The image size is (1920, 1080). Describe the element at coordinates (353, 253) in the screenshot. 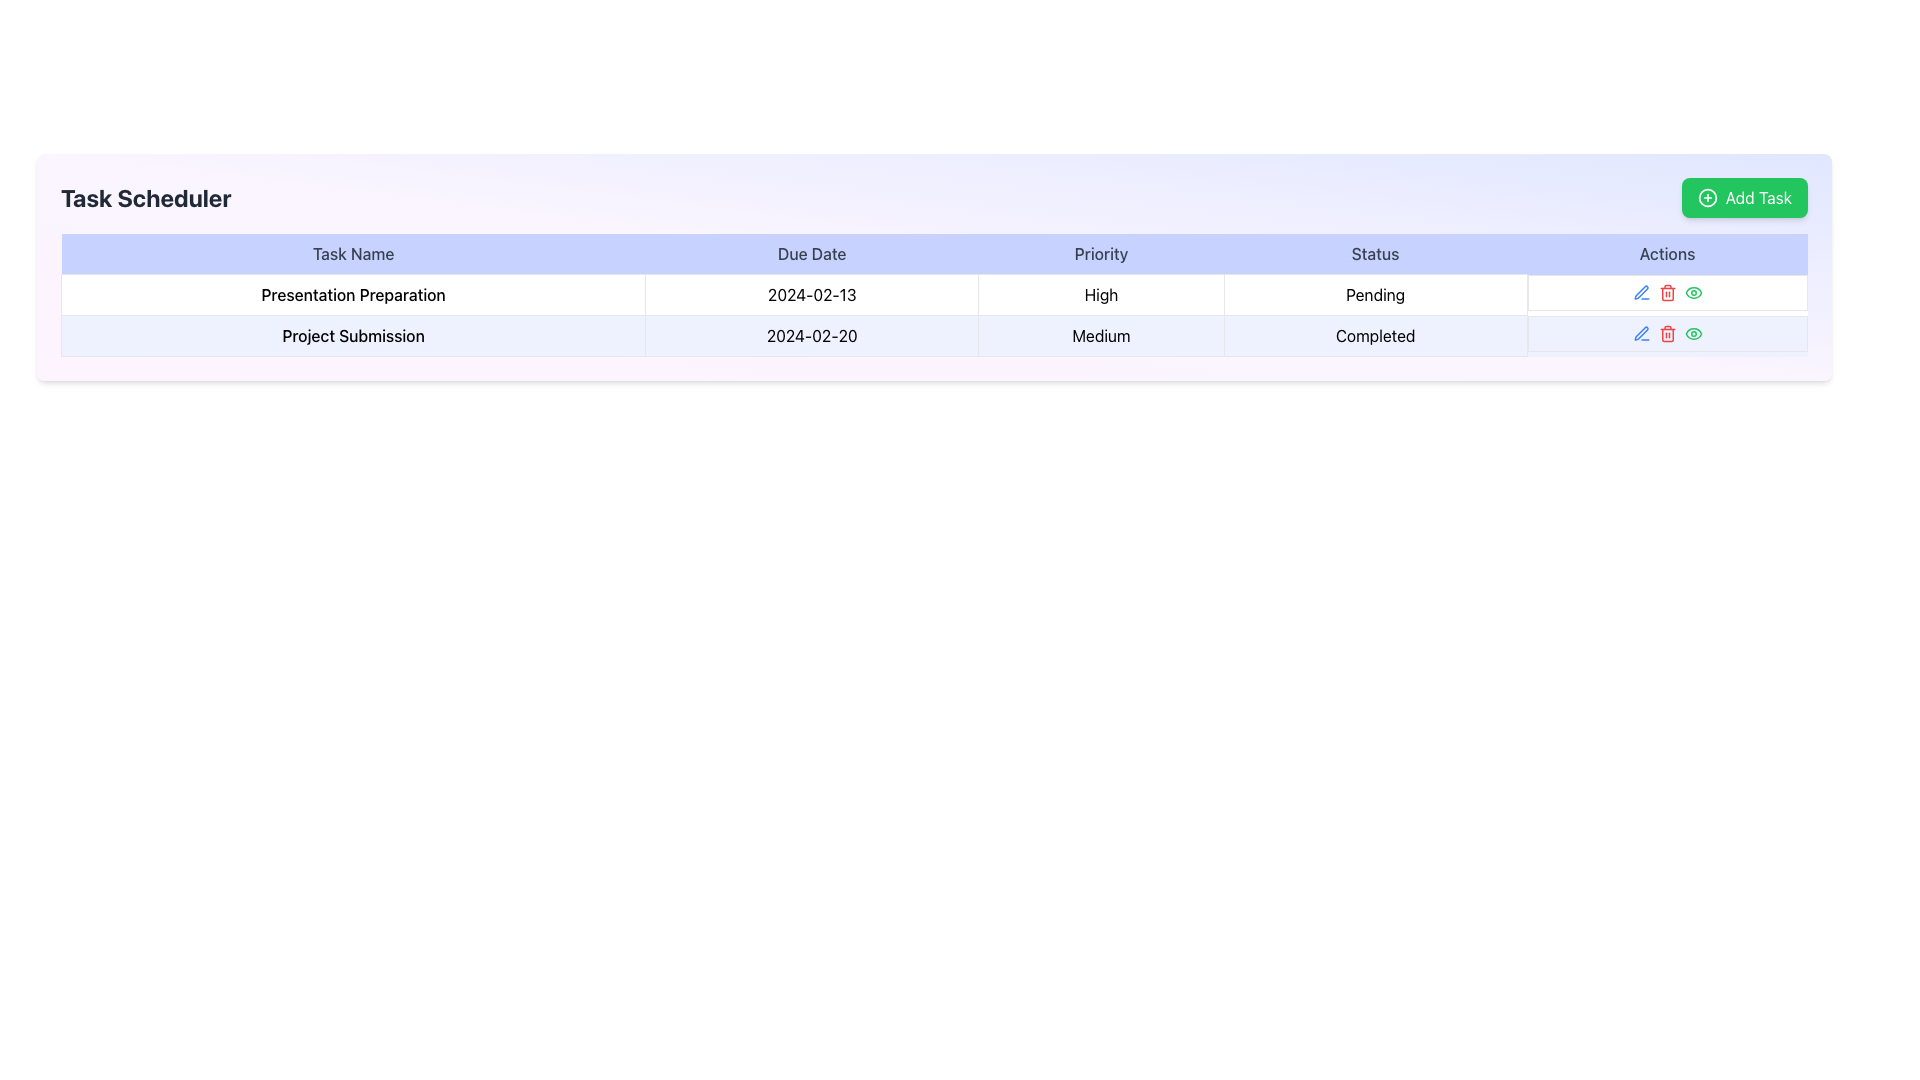

I see `the Text Label that serves as a header for the 'Task Name' column in the table` at that location.